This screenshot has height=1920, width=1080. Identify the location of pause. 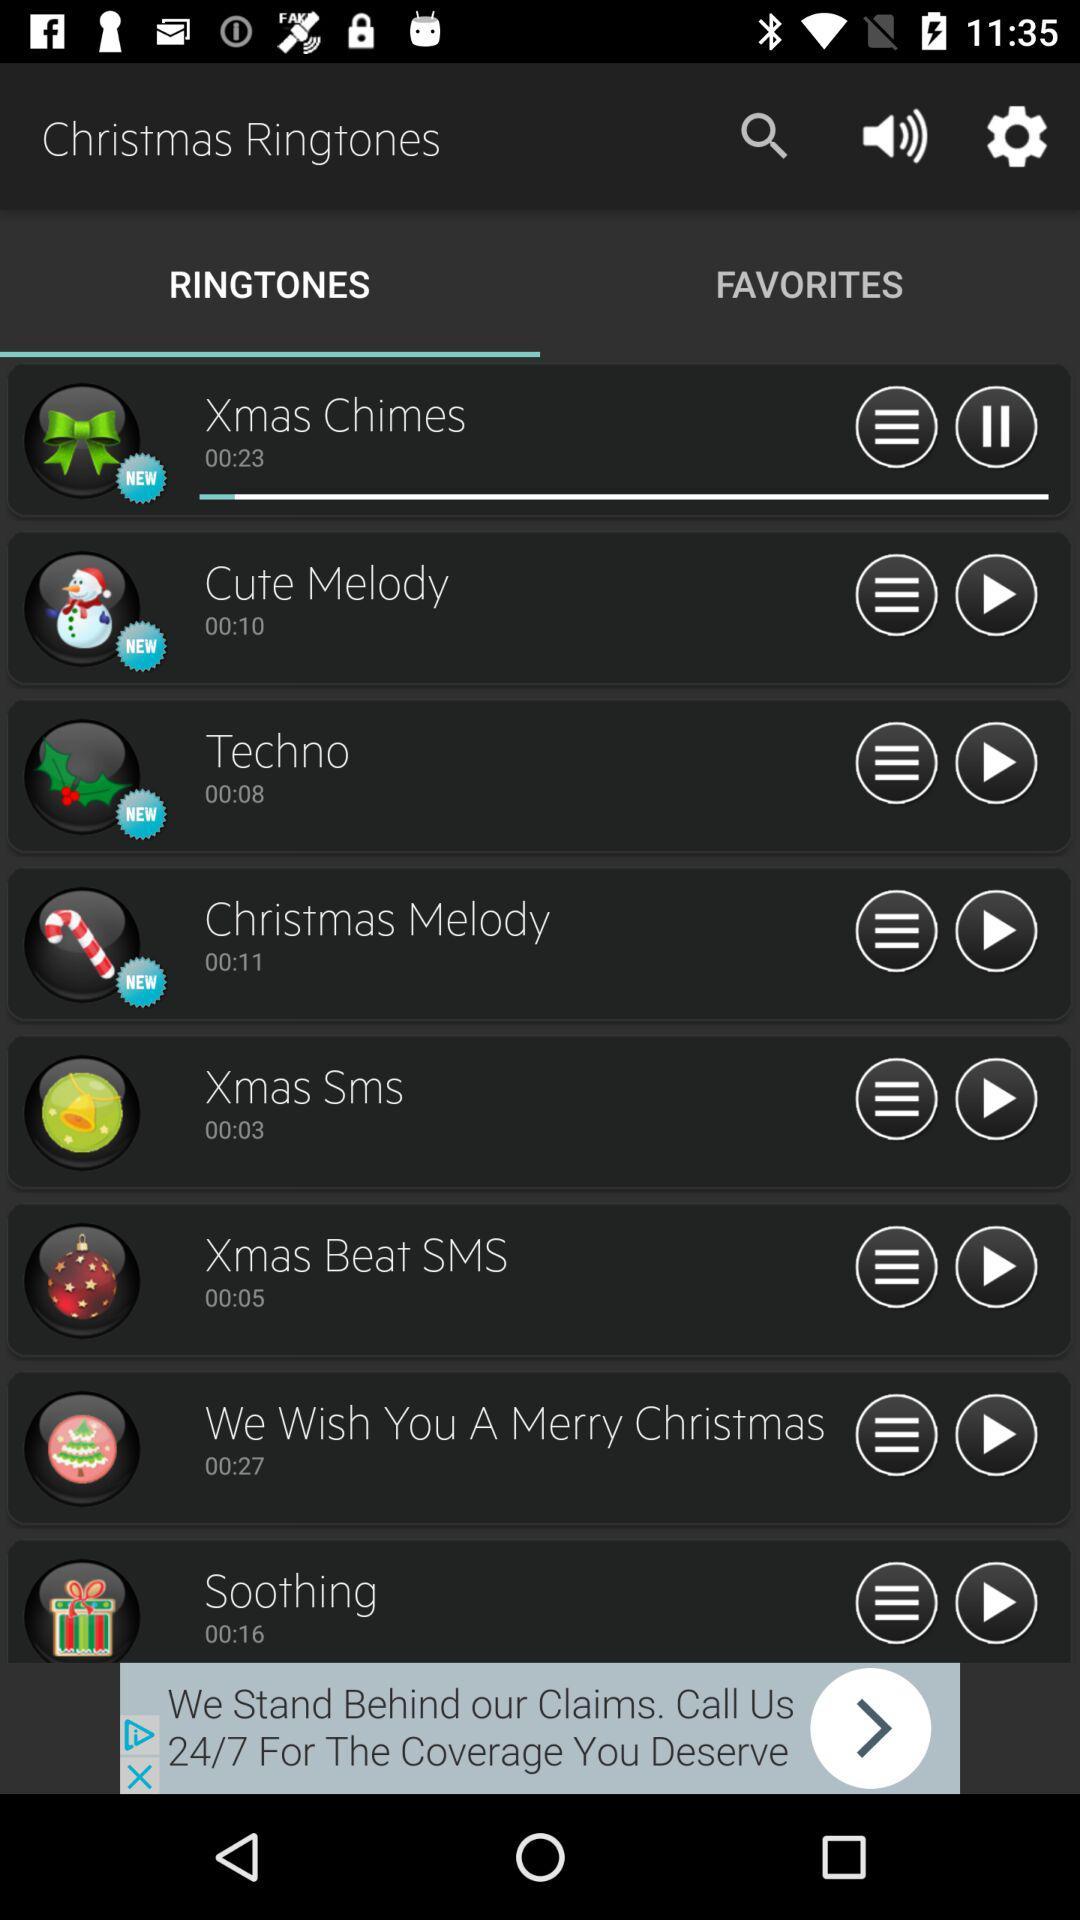
(995, 931).